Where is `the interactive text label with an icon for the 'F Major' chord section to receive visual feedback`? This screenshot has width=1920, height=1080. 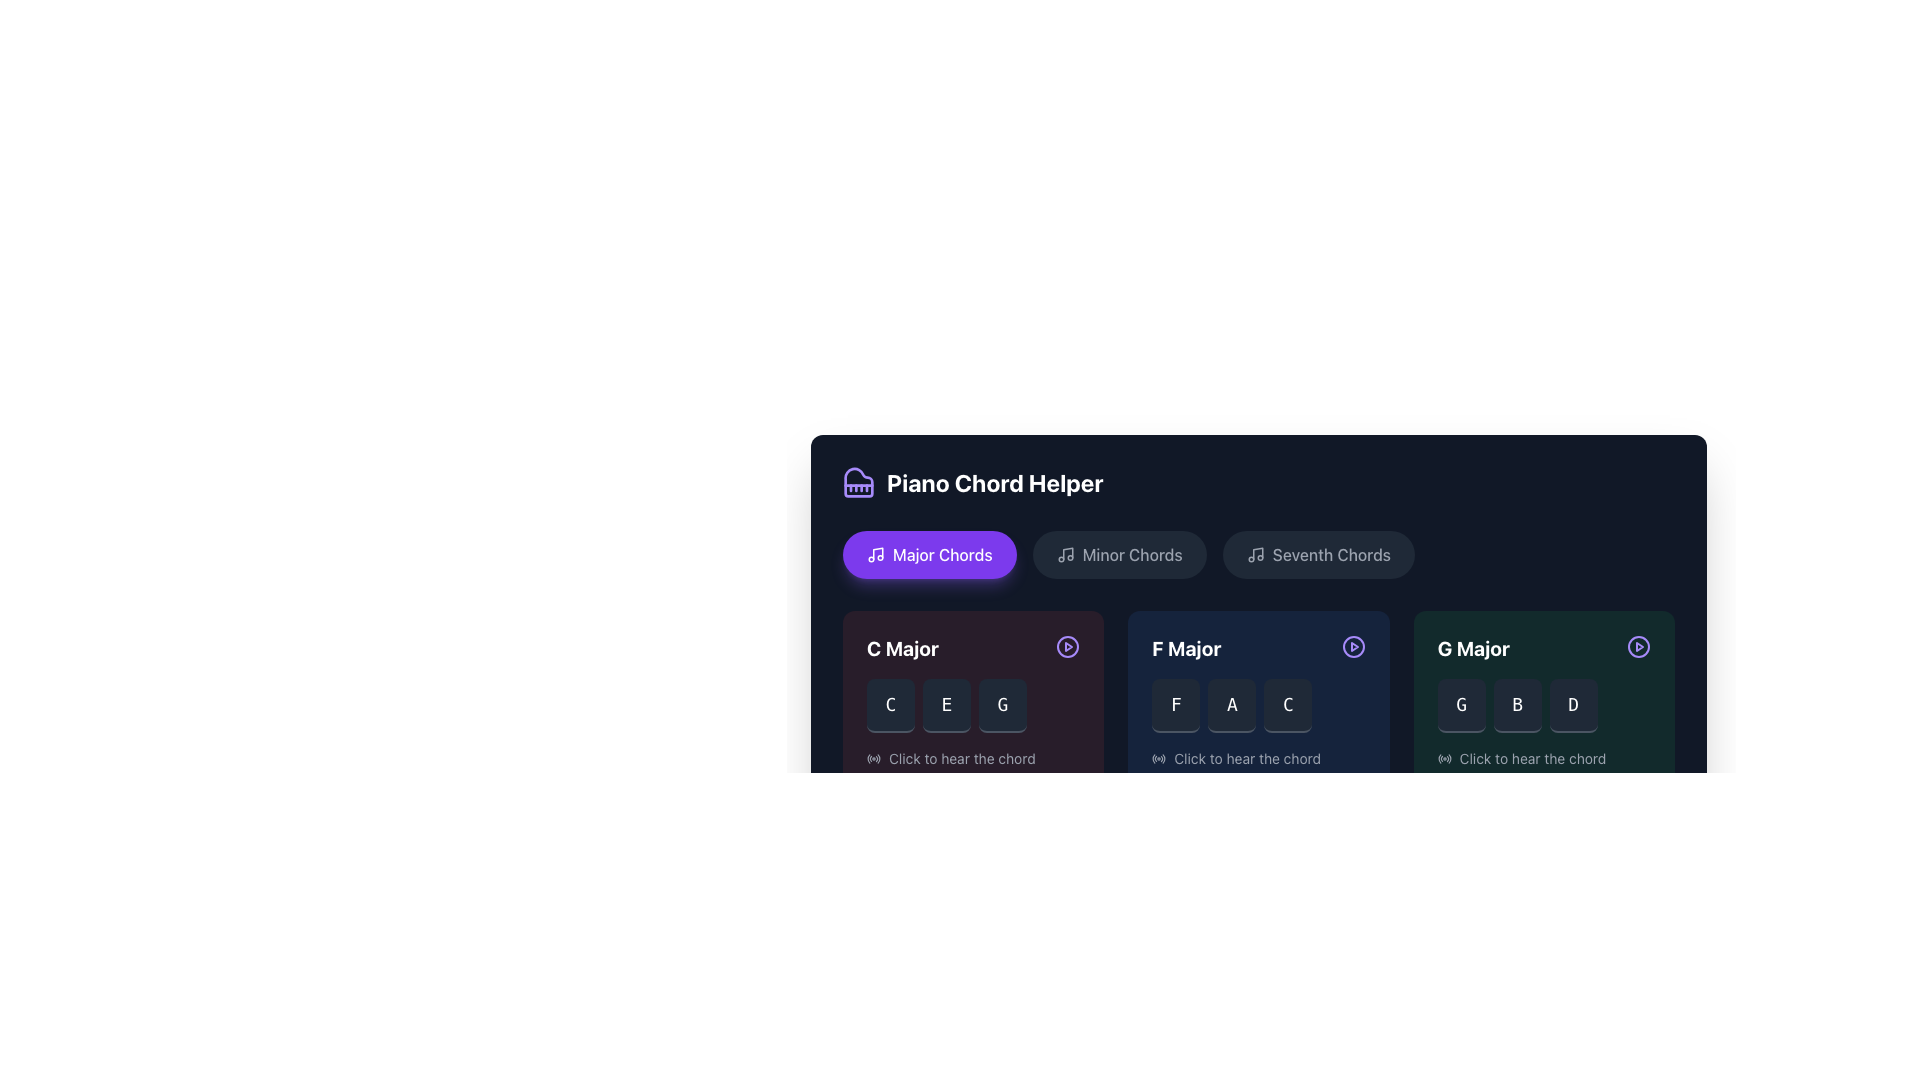 the interactive text label with an icon for the 'F Major' chord section to receive visual feedback is located at coordinates (1257, 759).